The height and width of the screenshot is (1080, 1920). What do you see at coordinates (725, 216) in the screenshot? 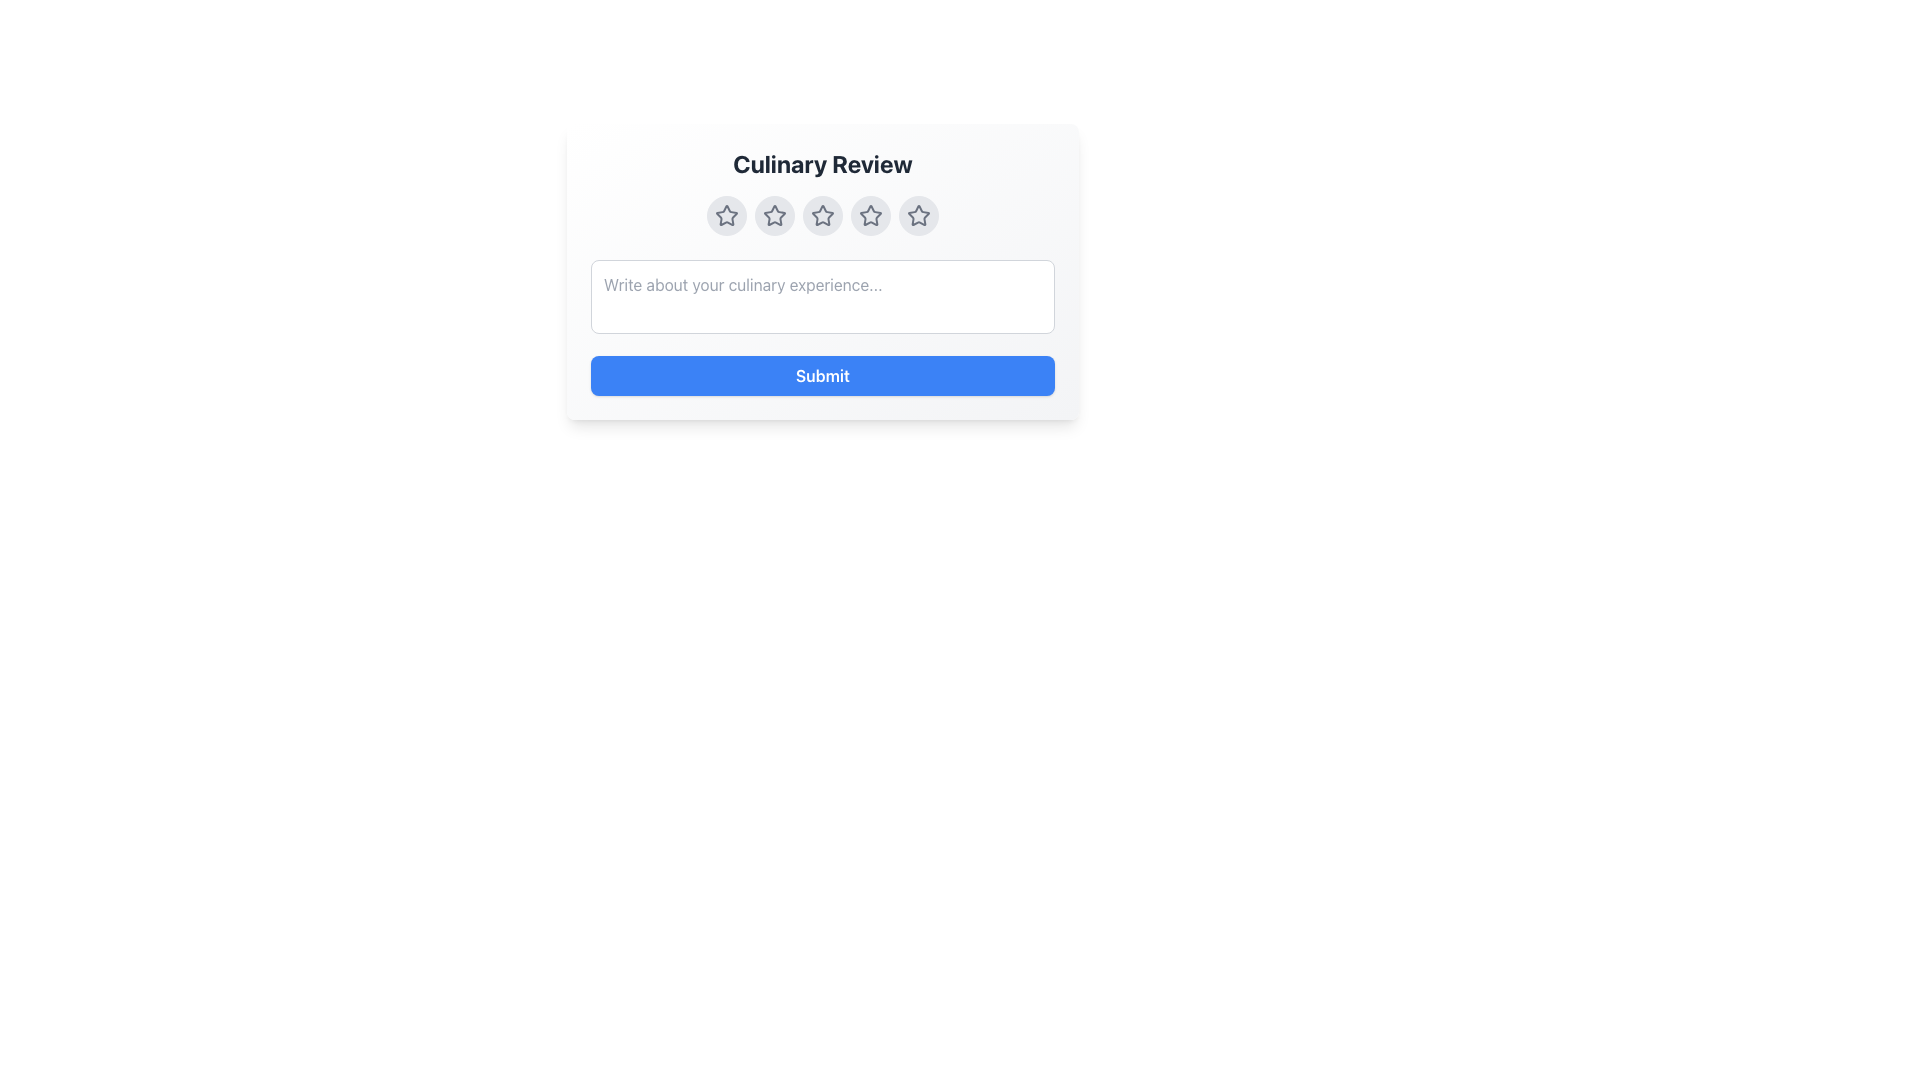
I see `the first circular rating button with a star icon below the 'Culinary Review' title` at bounding box center [725, 216].